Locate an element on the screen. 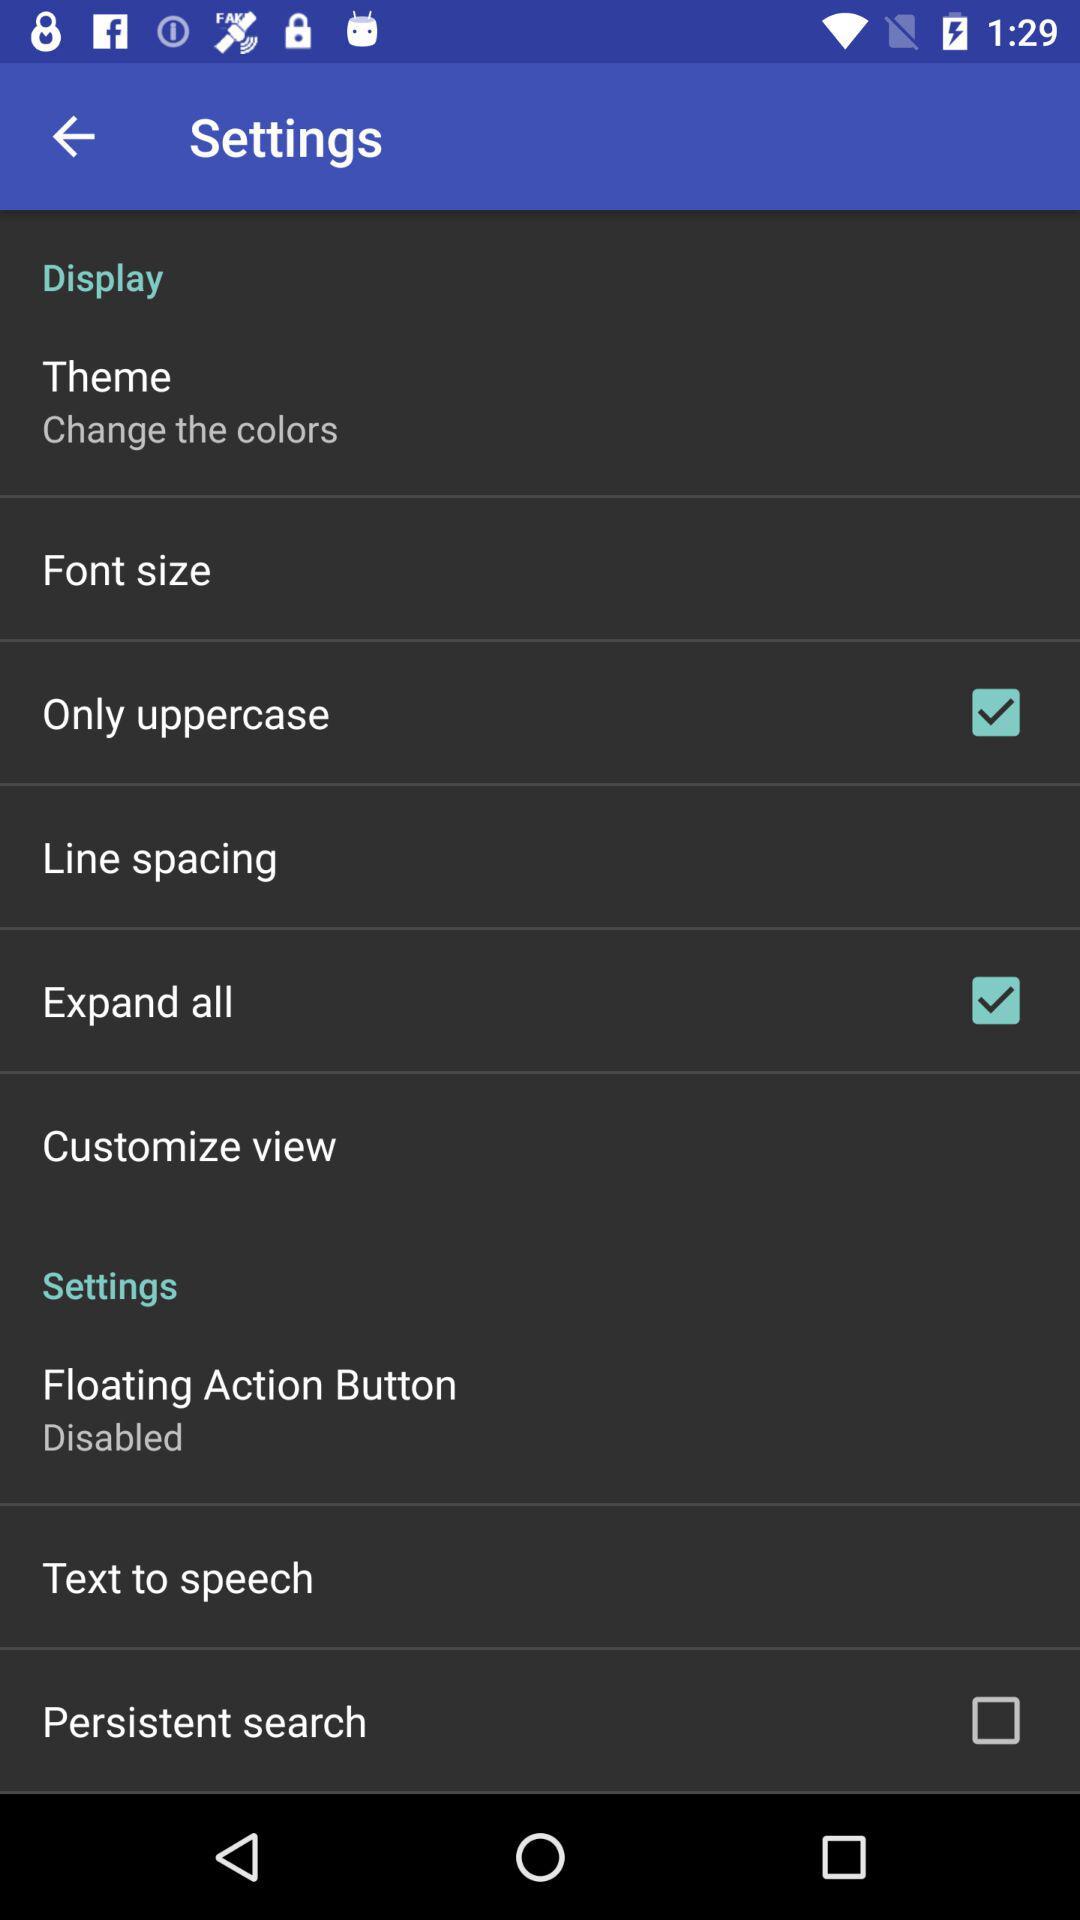 The height and width of the screenshot is (1920, 1080). font size is located at coordinates (126, 567).